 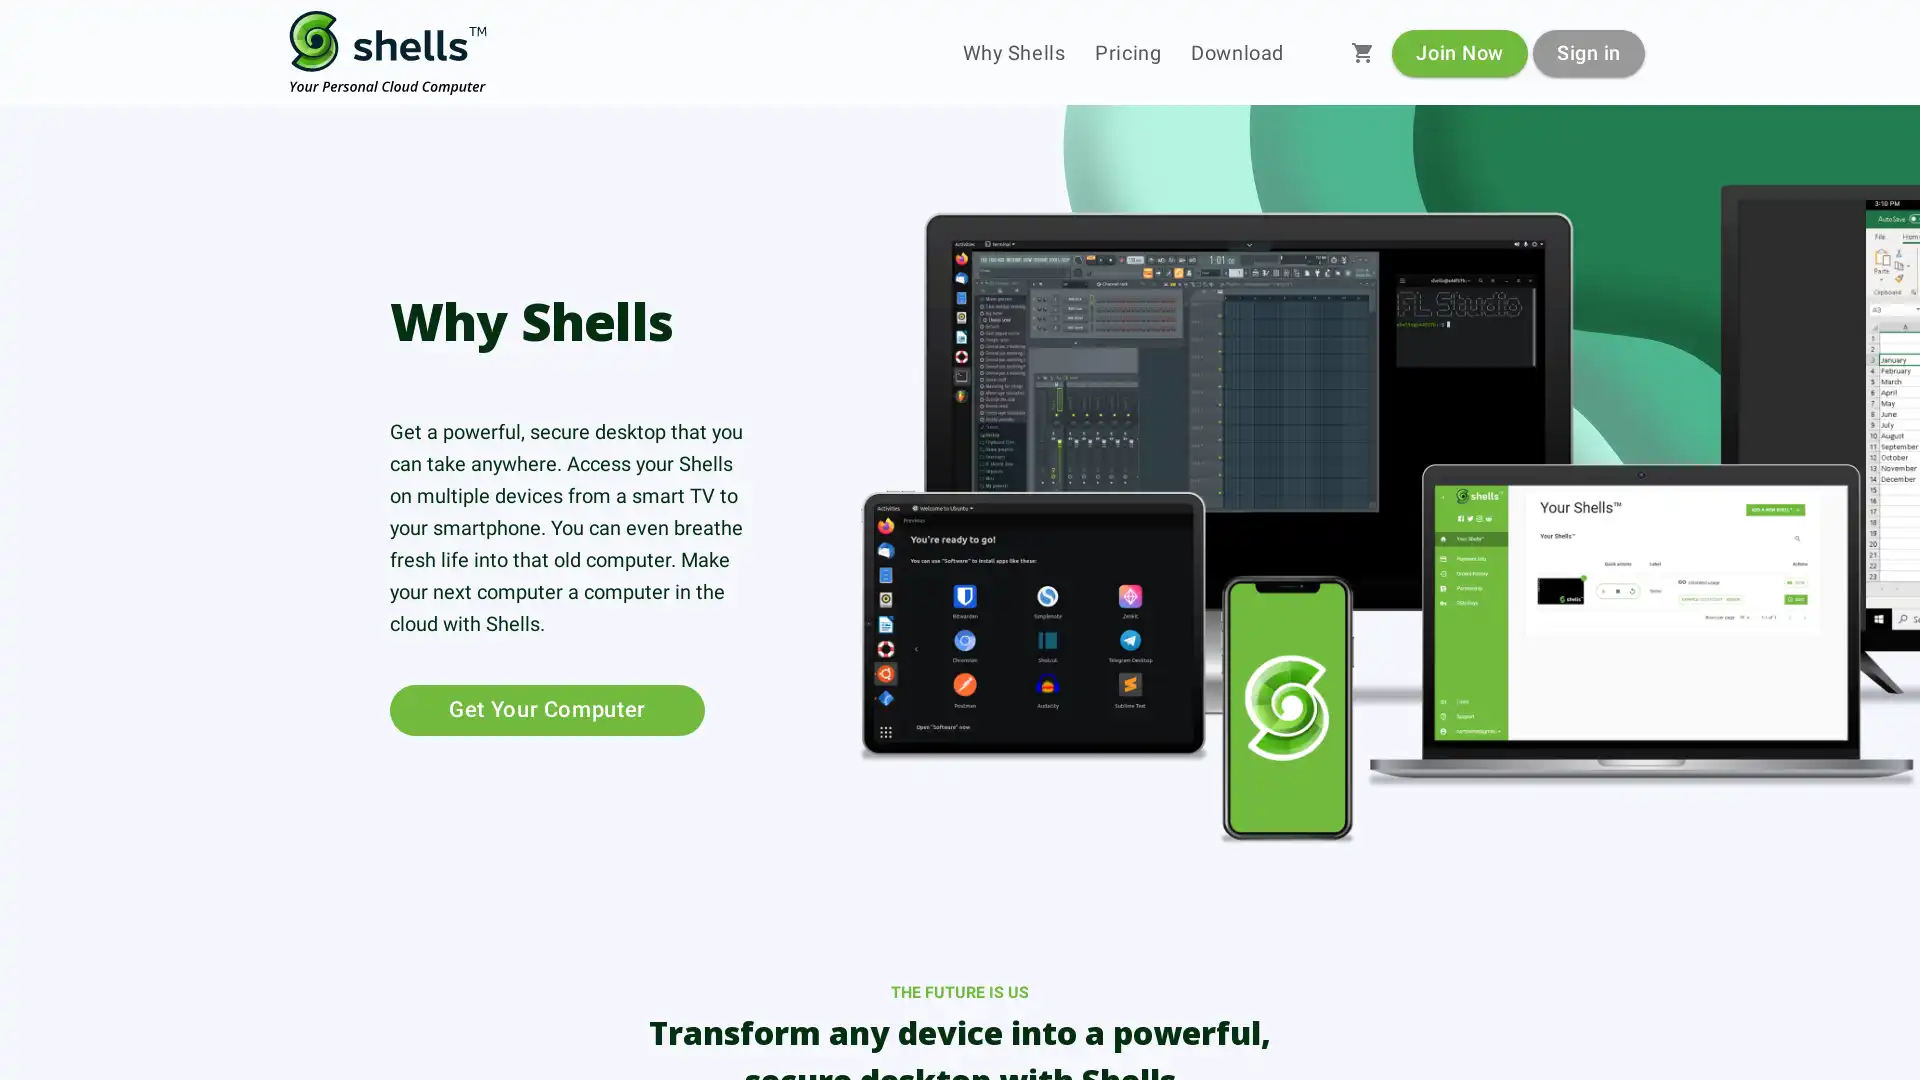 I want to click on Why Shells, so click(x=1013, y=52).